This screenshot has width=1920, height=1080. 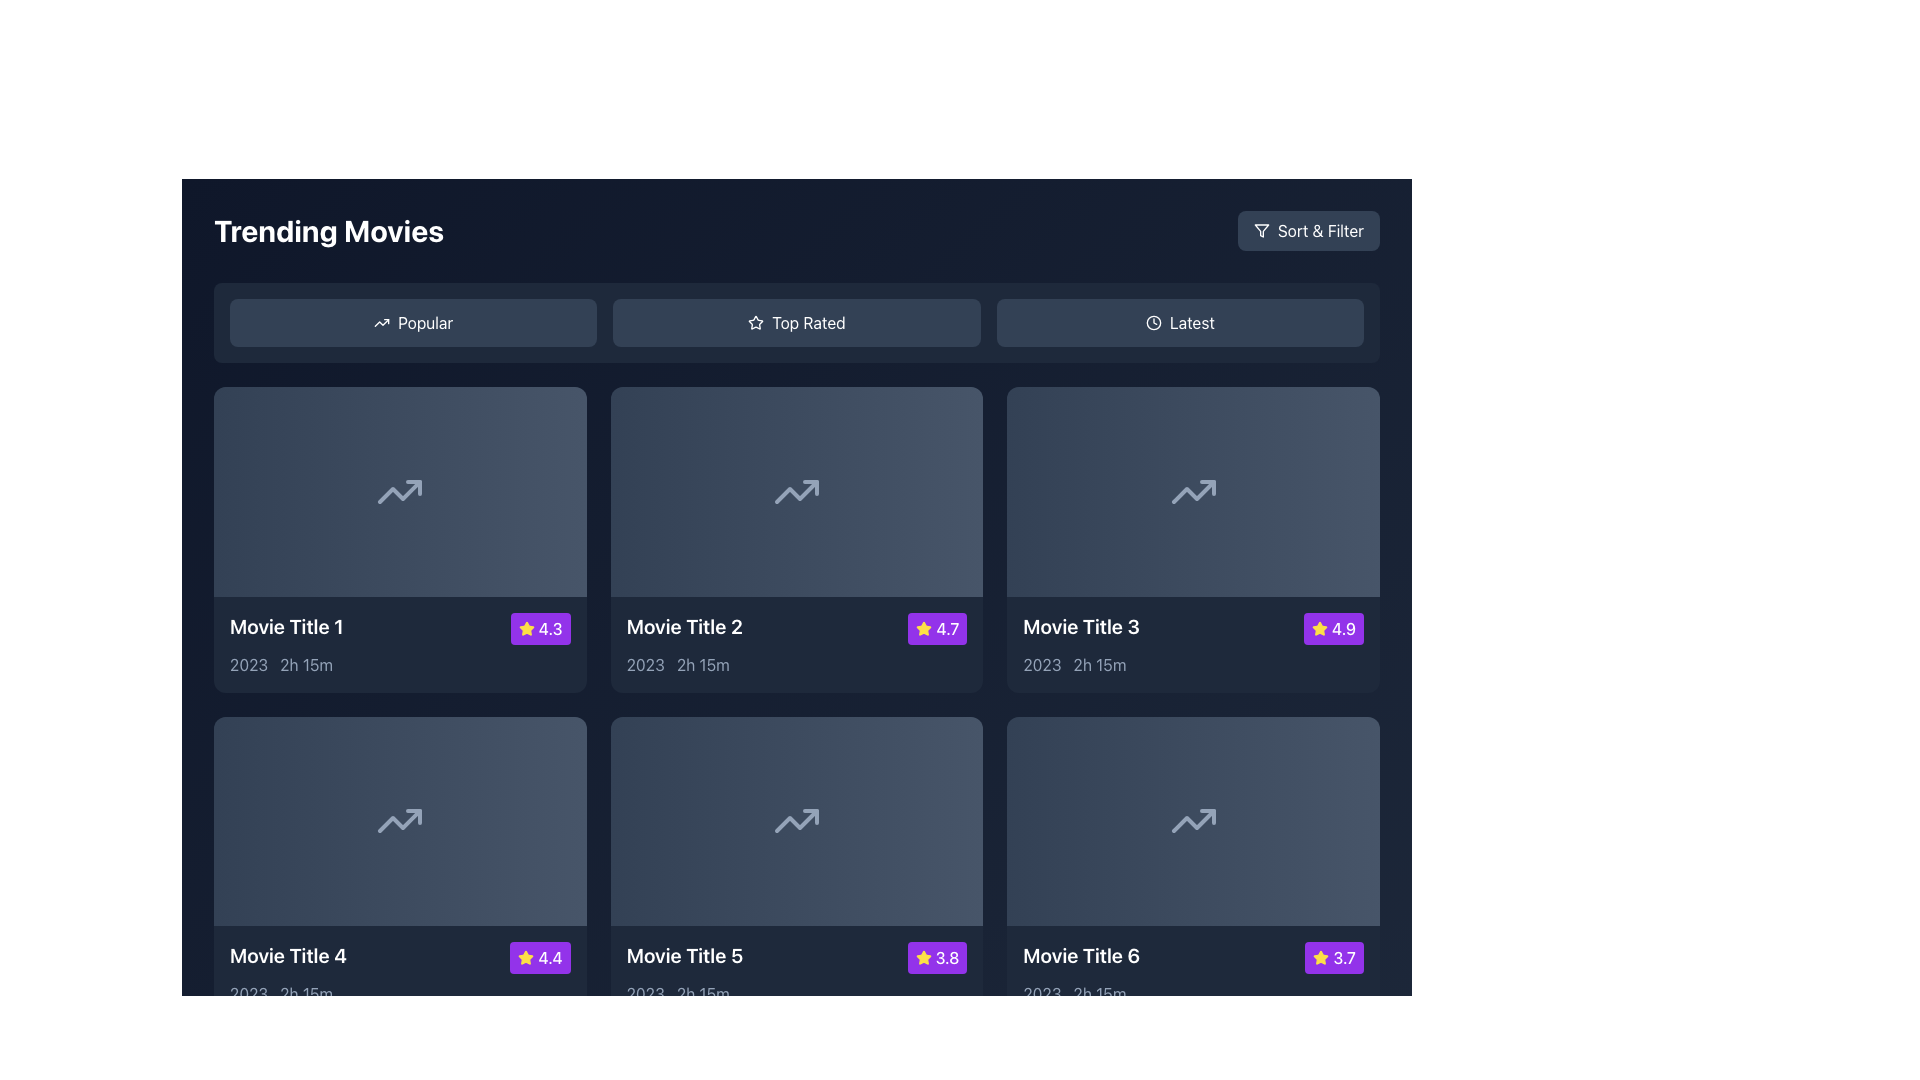 What do you see at coordinates (1260, 230) in the screenshot?
I see `the 'Sort & Filter' button located in the top-right corner of the interface` at bounding box center [1260, 230].